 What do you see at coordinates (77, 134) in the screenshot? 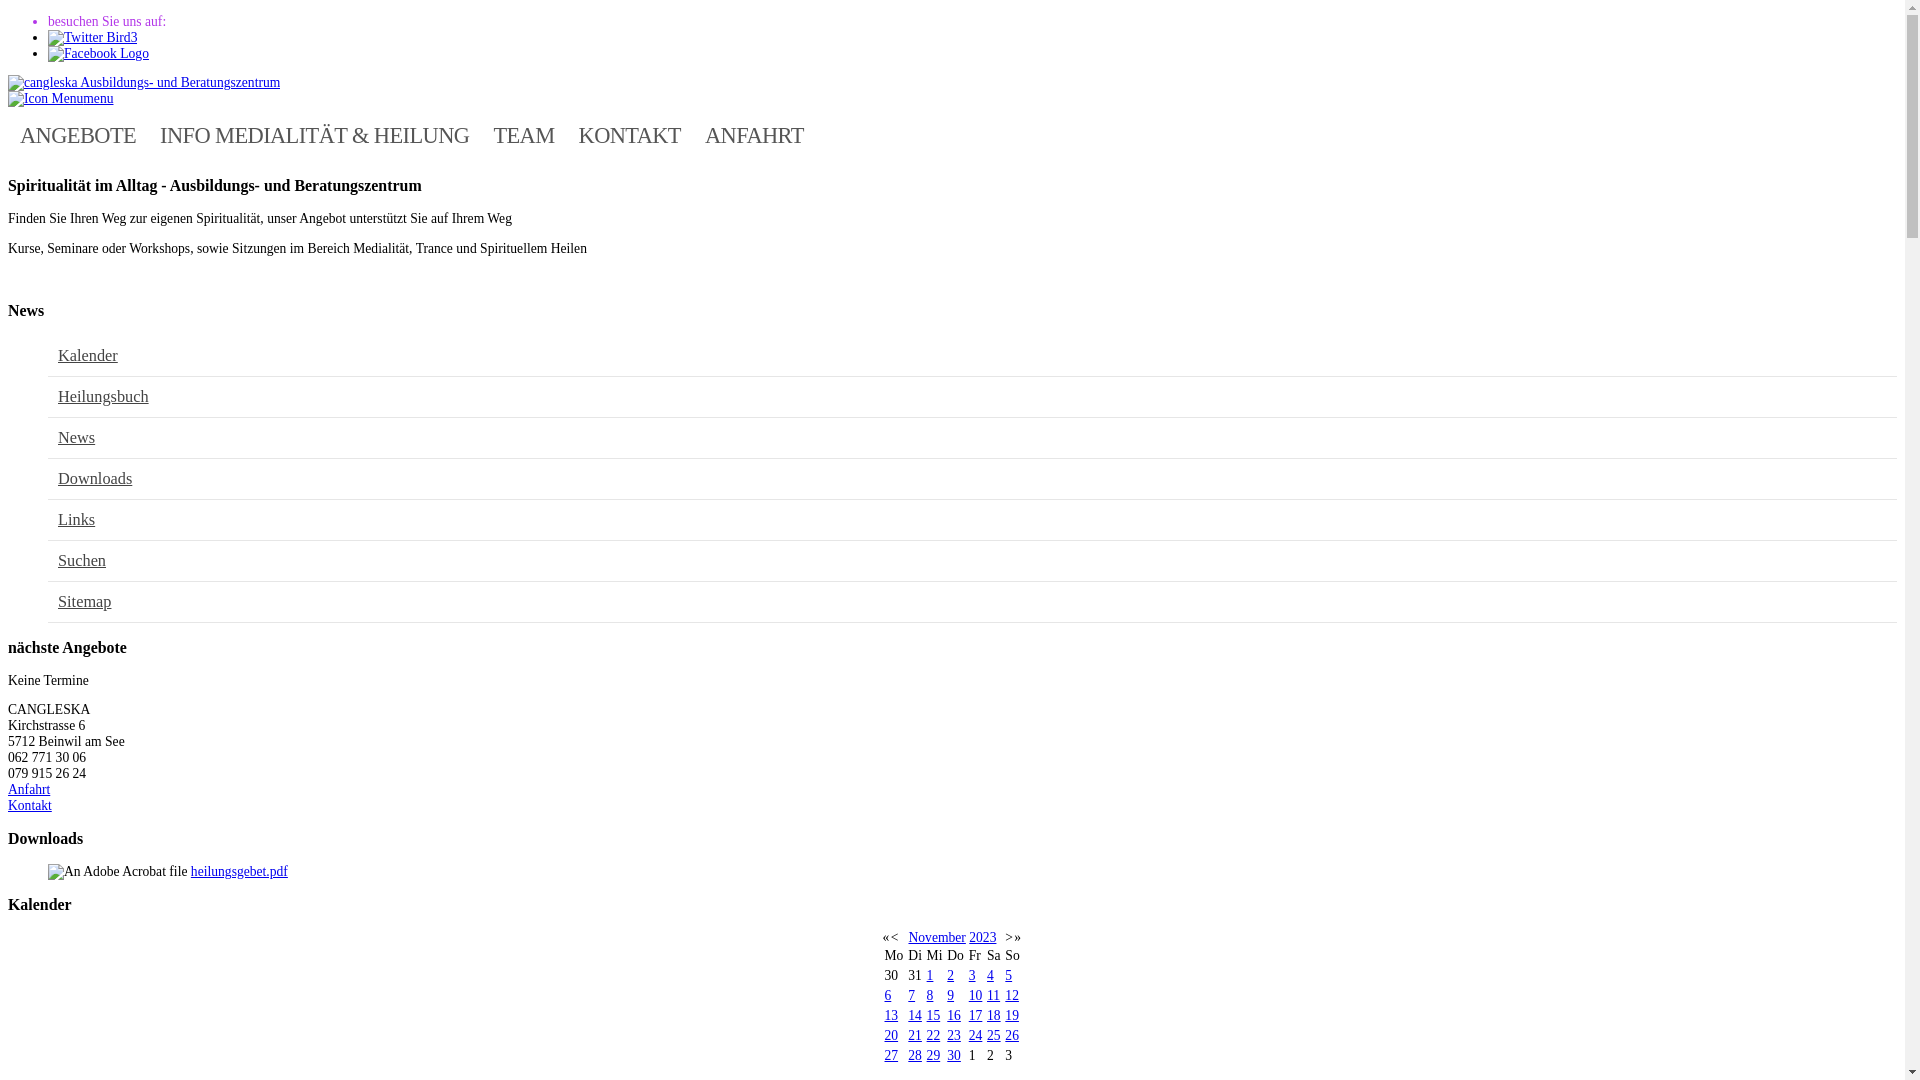
I see `'ANGEBOTE'` at bounding box center [77, 134].